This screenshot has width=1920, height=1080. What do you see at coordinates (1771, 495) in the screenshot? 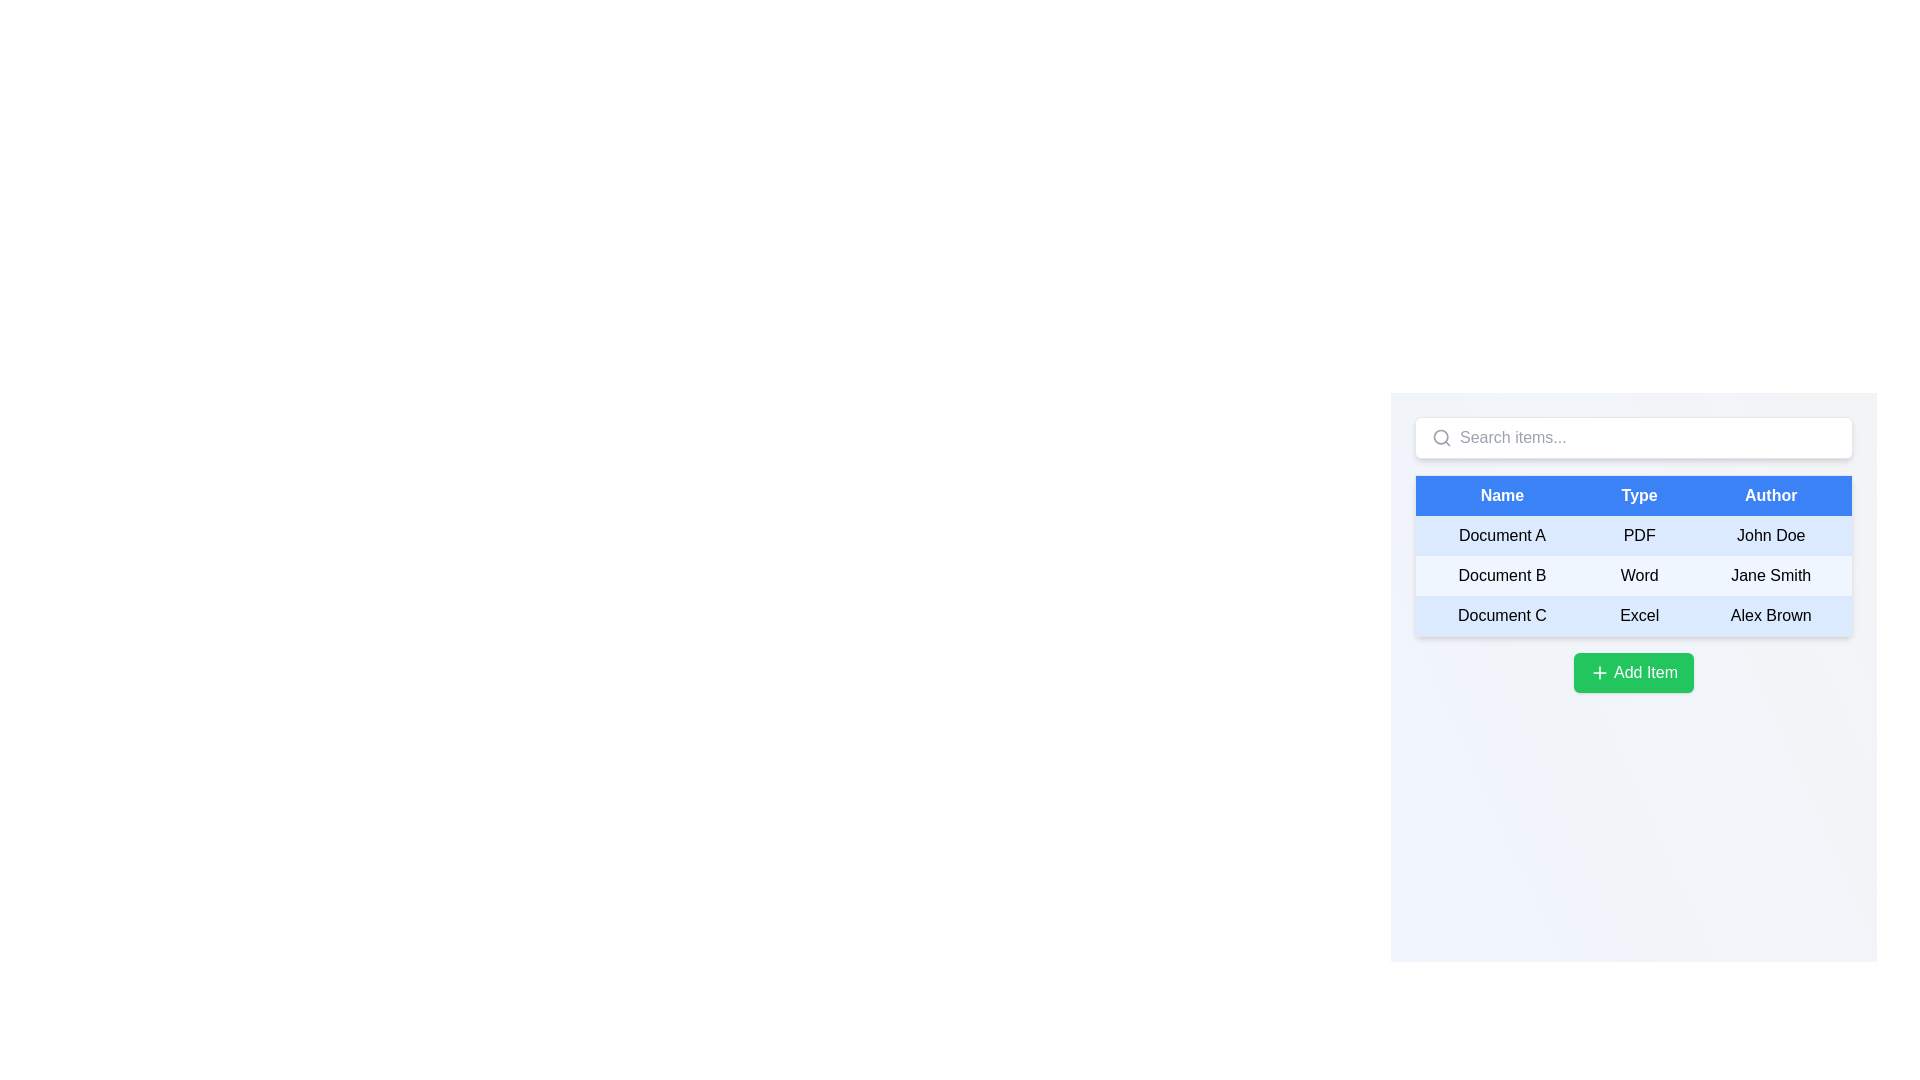
I see `the 'Author' column header, which is a rectangular button with a blue background and white text, positioned as the last column header in the row of a table-like structure` at bounding box center [1771, 495].